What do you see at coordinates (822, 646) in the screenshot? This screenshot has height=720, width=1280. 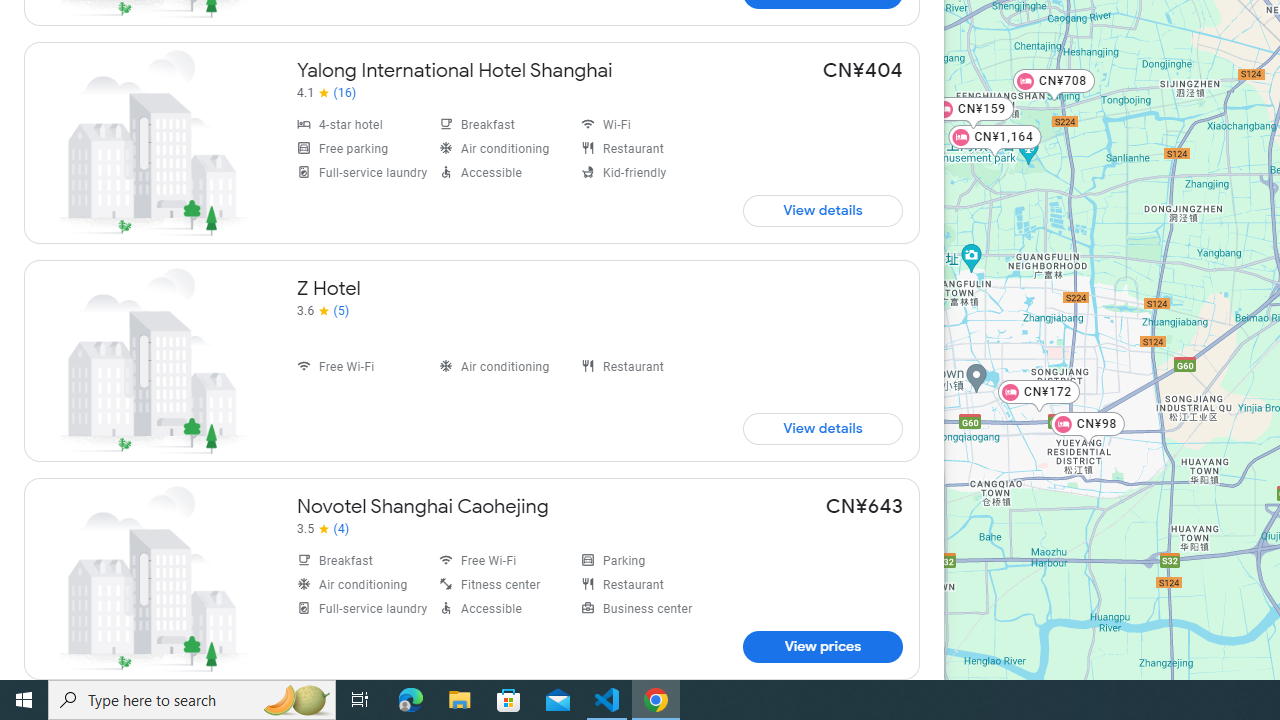 I see `'View prices for Novotel Shanghai Caohejing'` at bounding box center [822, 646].